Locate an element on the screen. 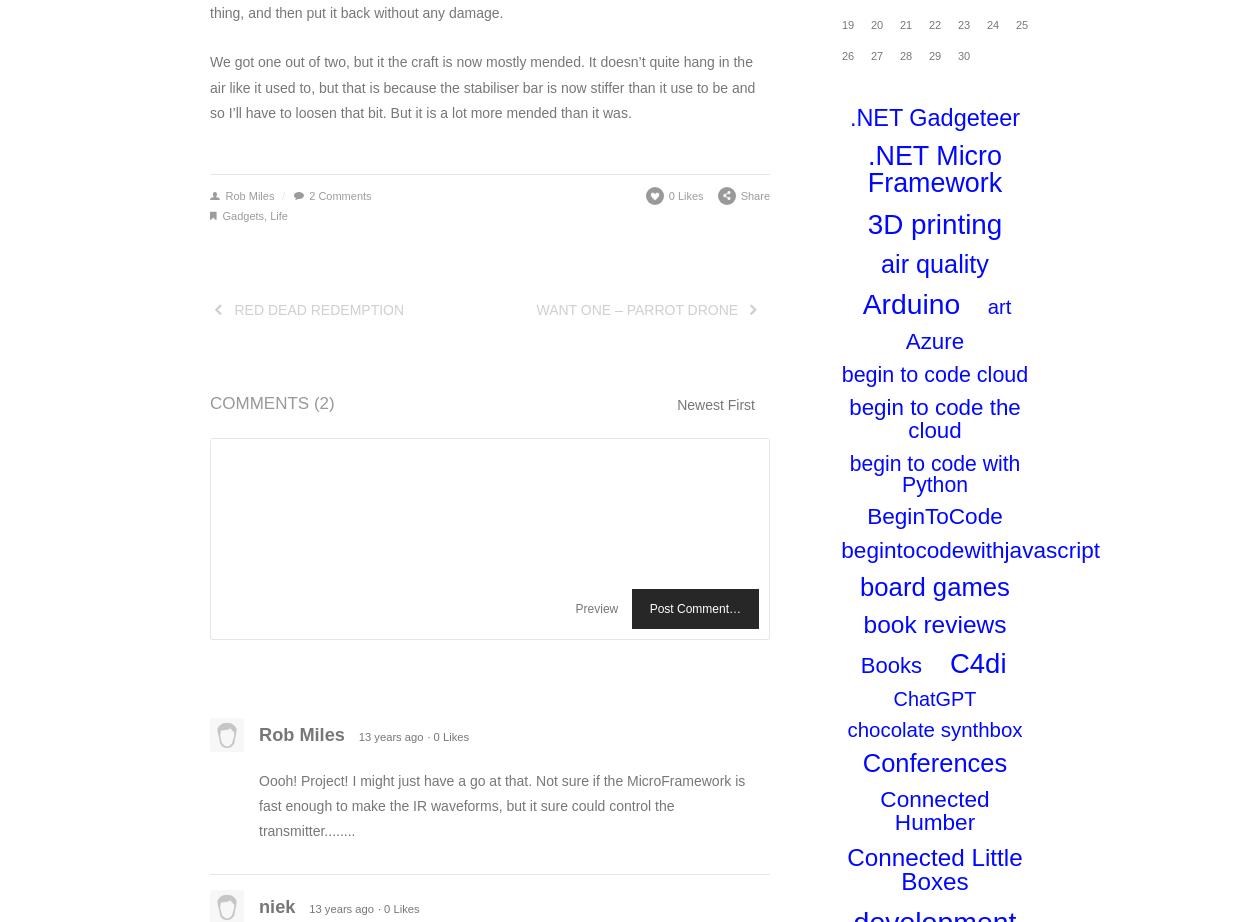 The height and width of the screenshot is (922, 1250). '3D printing' is located at coordinates (934, 223).